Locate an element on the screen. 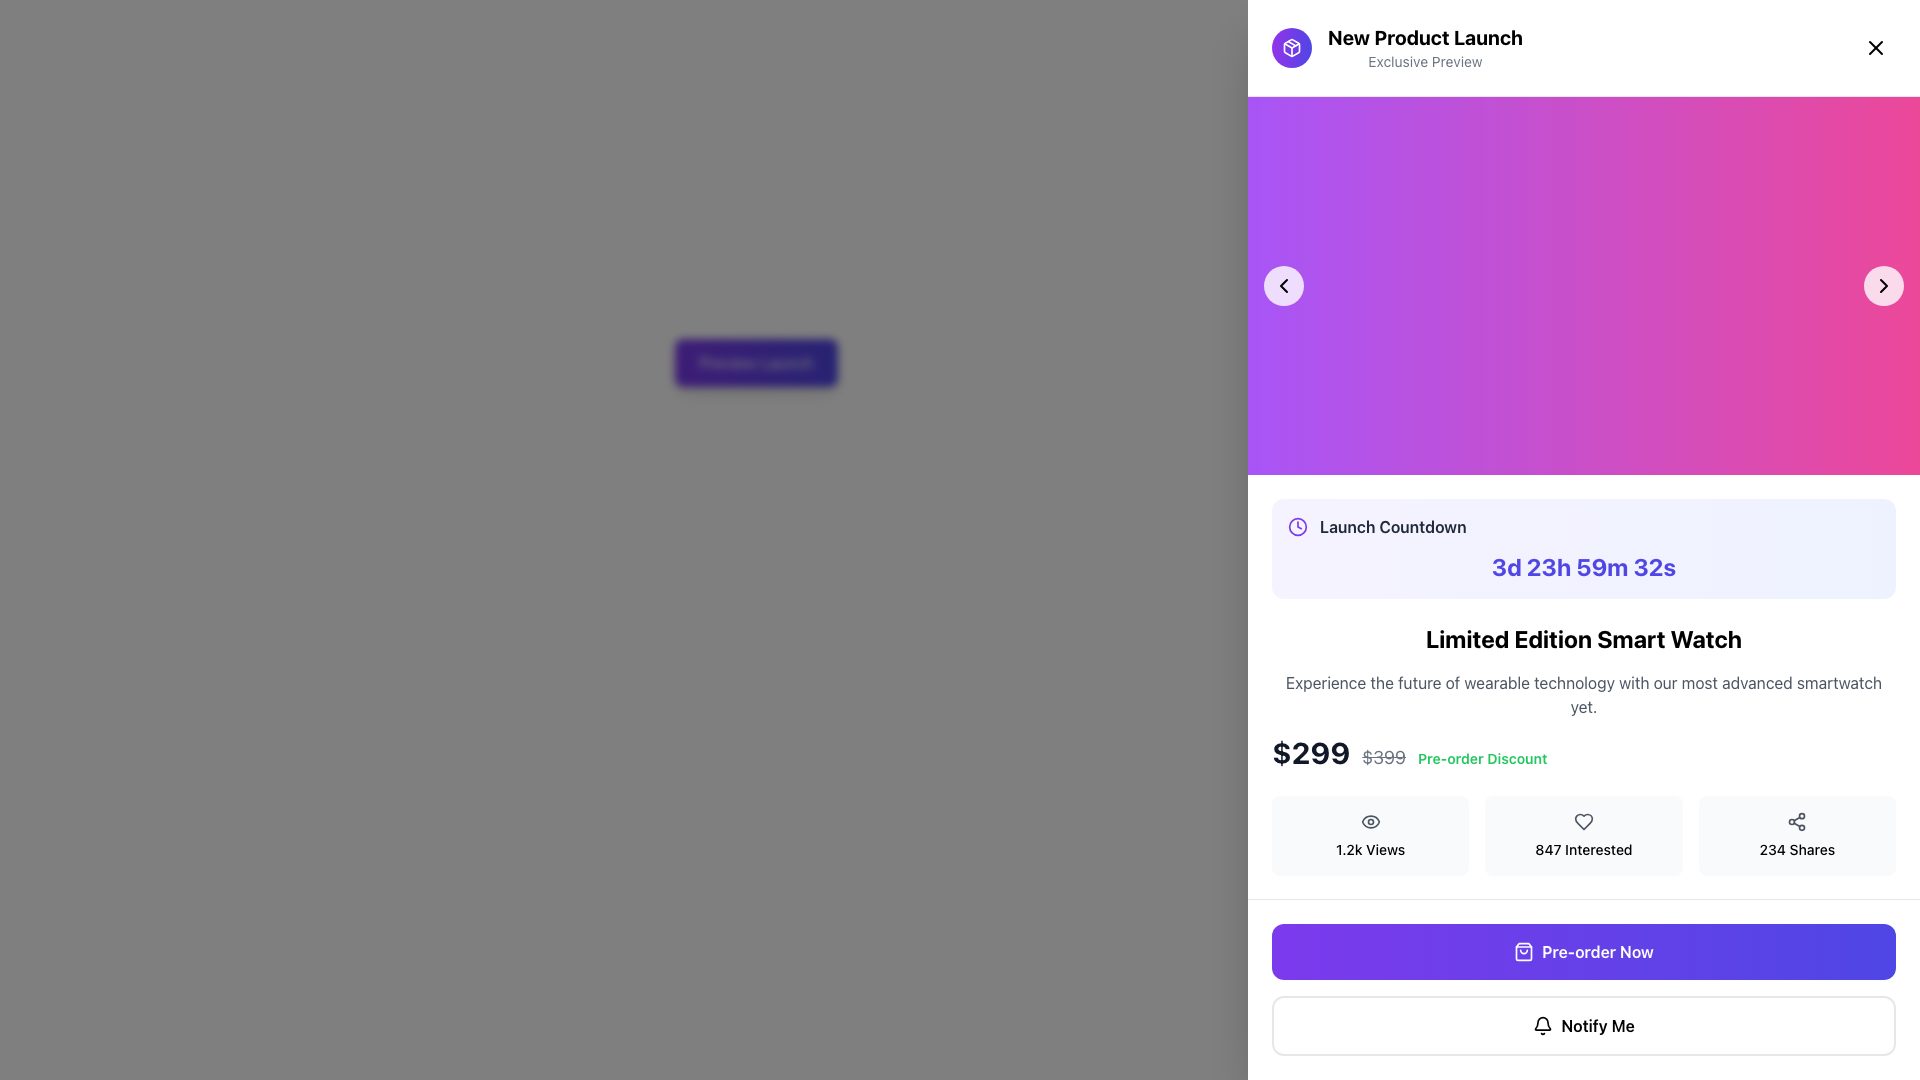 The width and height of the screenshot is (1920, 1080). countdown timer displaying the time left ('3d 23h 59m 56s') in bold purple font, located within the 'Launch Countdown' section is located at coordinates (1583, 567).